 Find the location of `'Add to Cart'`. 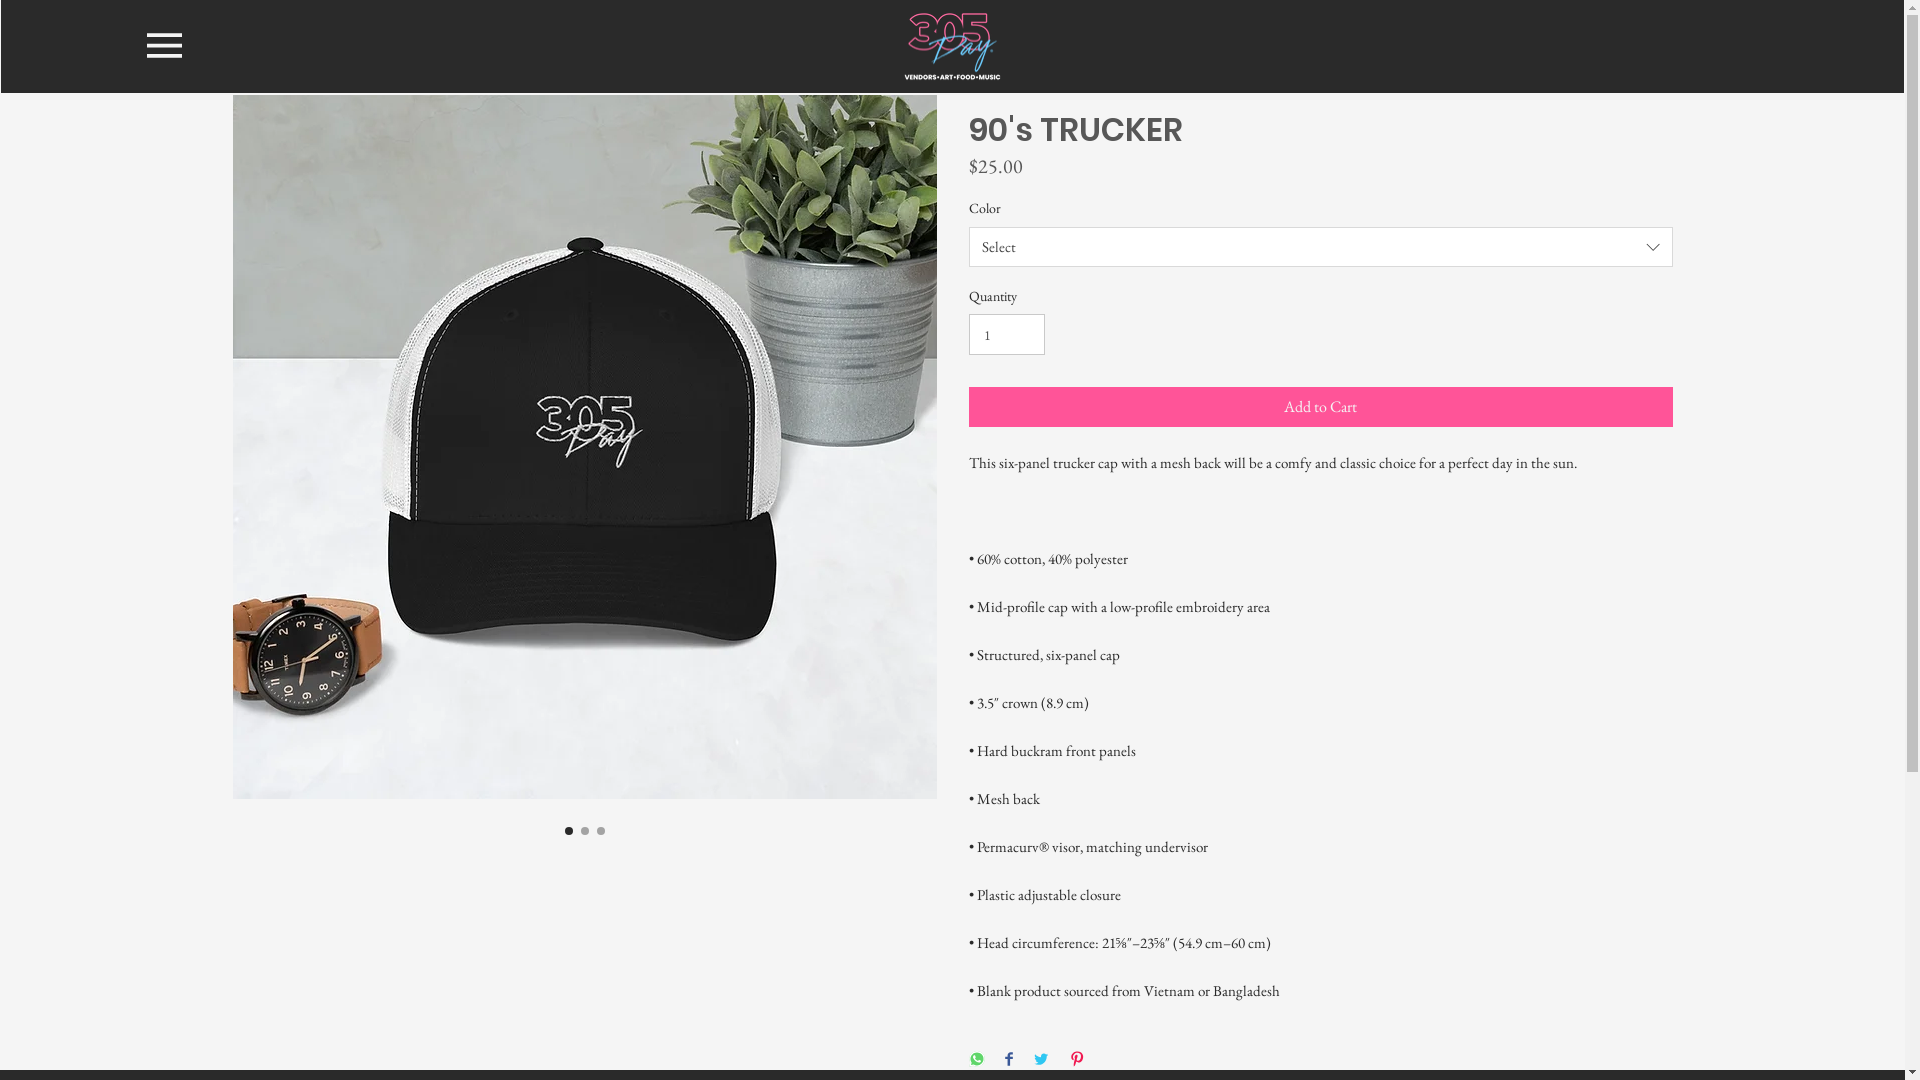

'Add to Cart' is located at coordinates (1320, 406).